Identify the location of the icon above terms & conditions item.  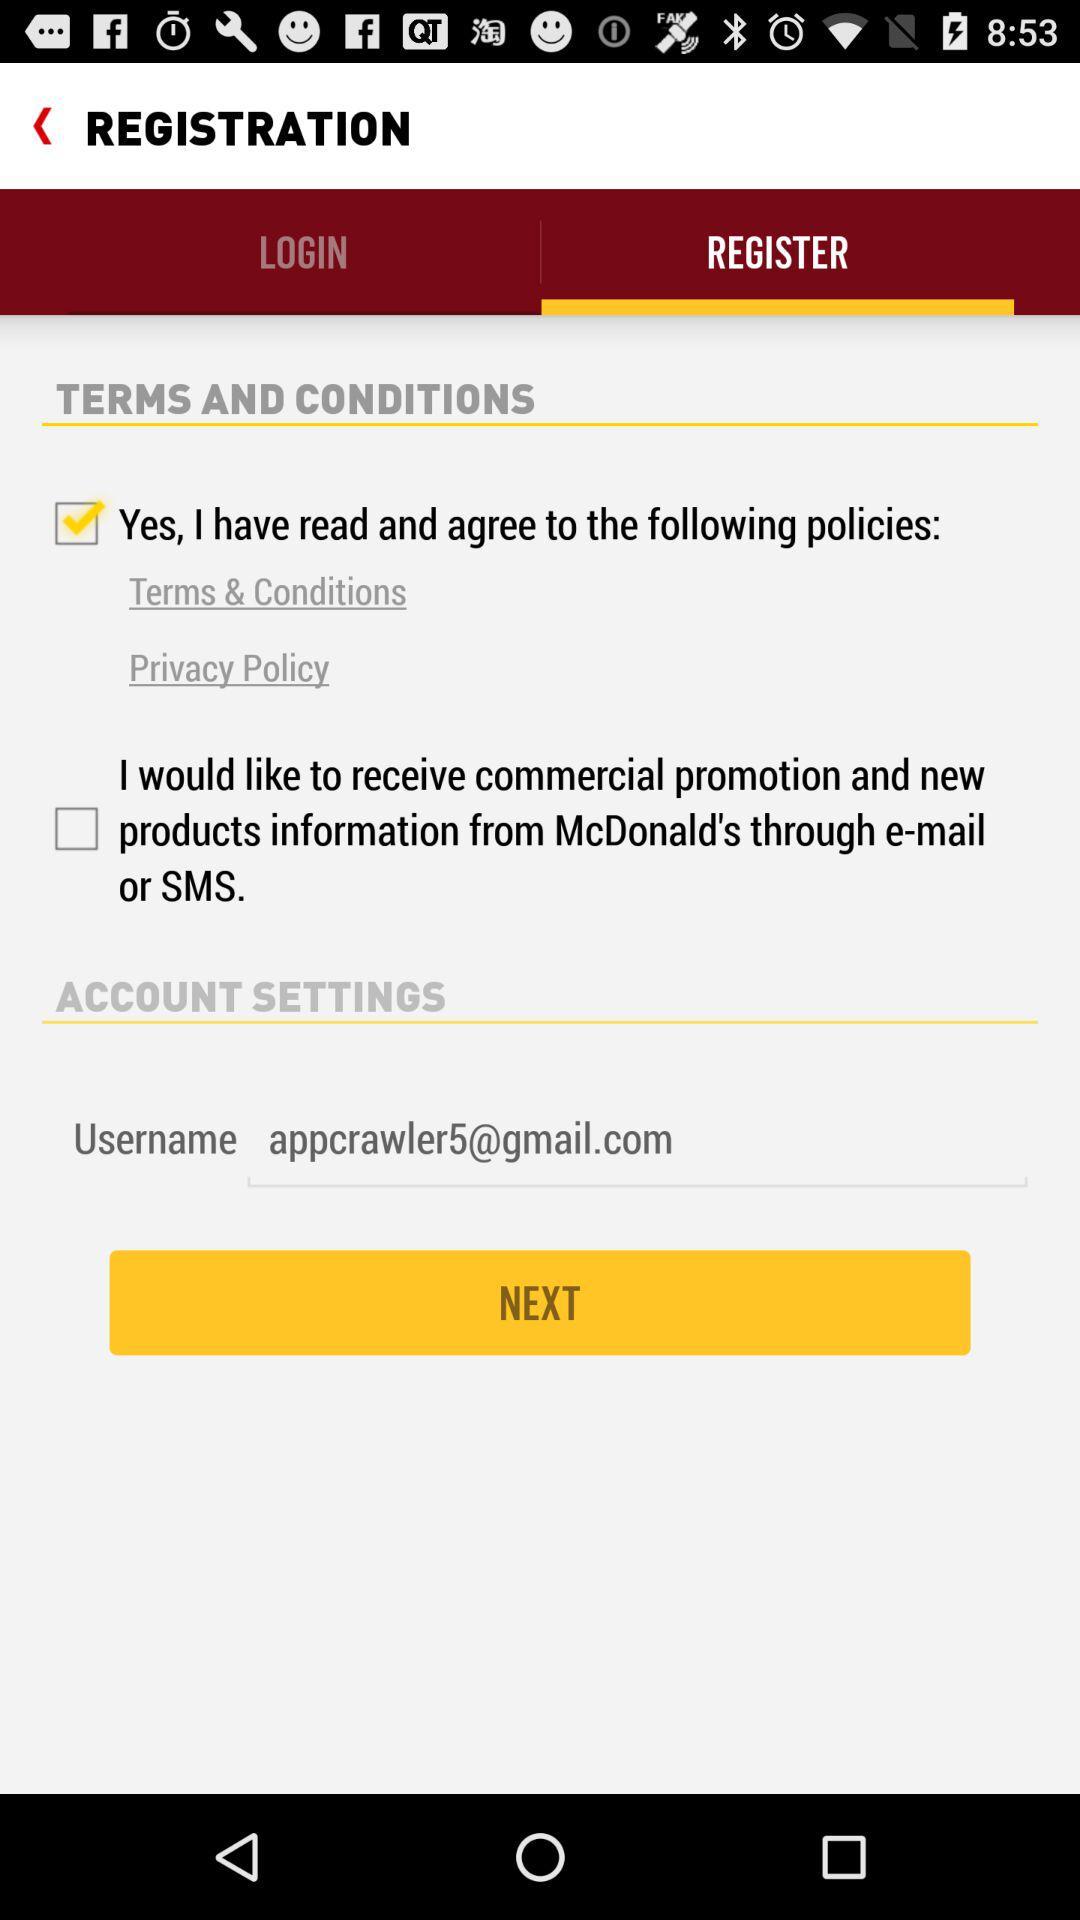
(491, 523).